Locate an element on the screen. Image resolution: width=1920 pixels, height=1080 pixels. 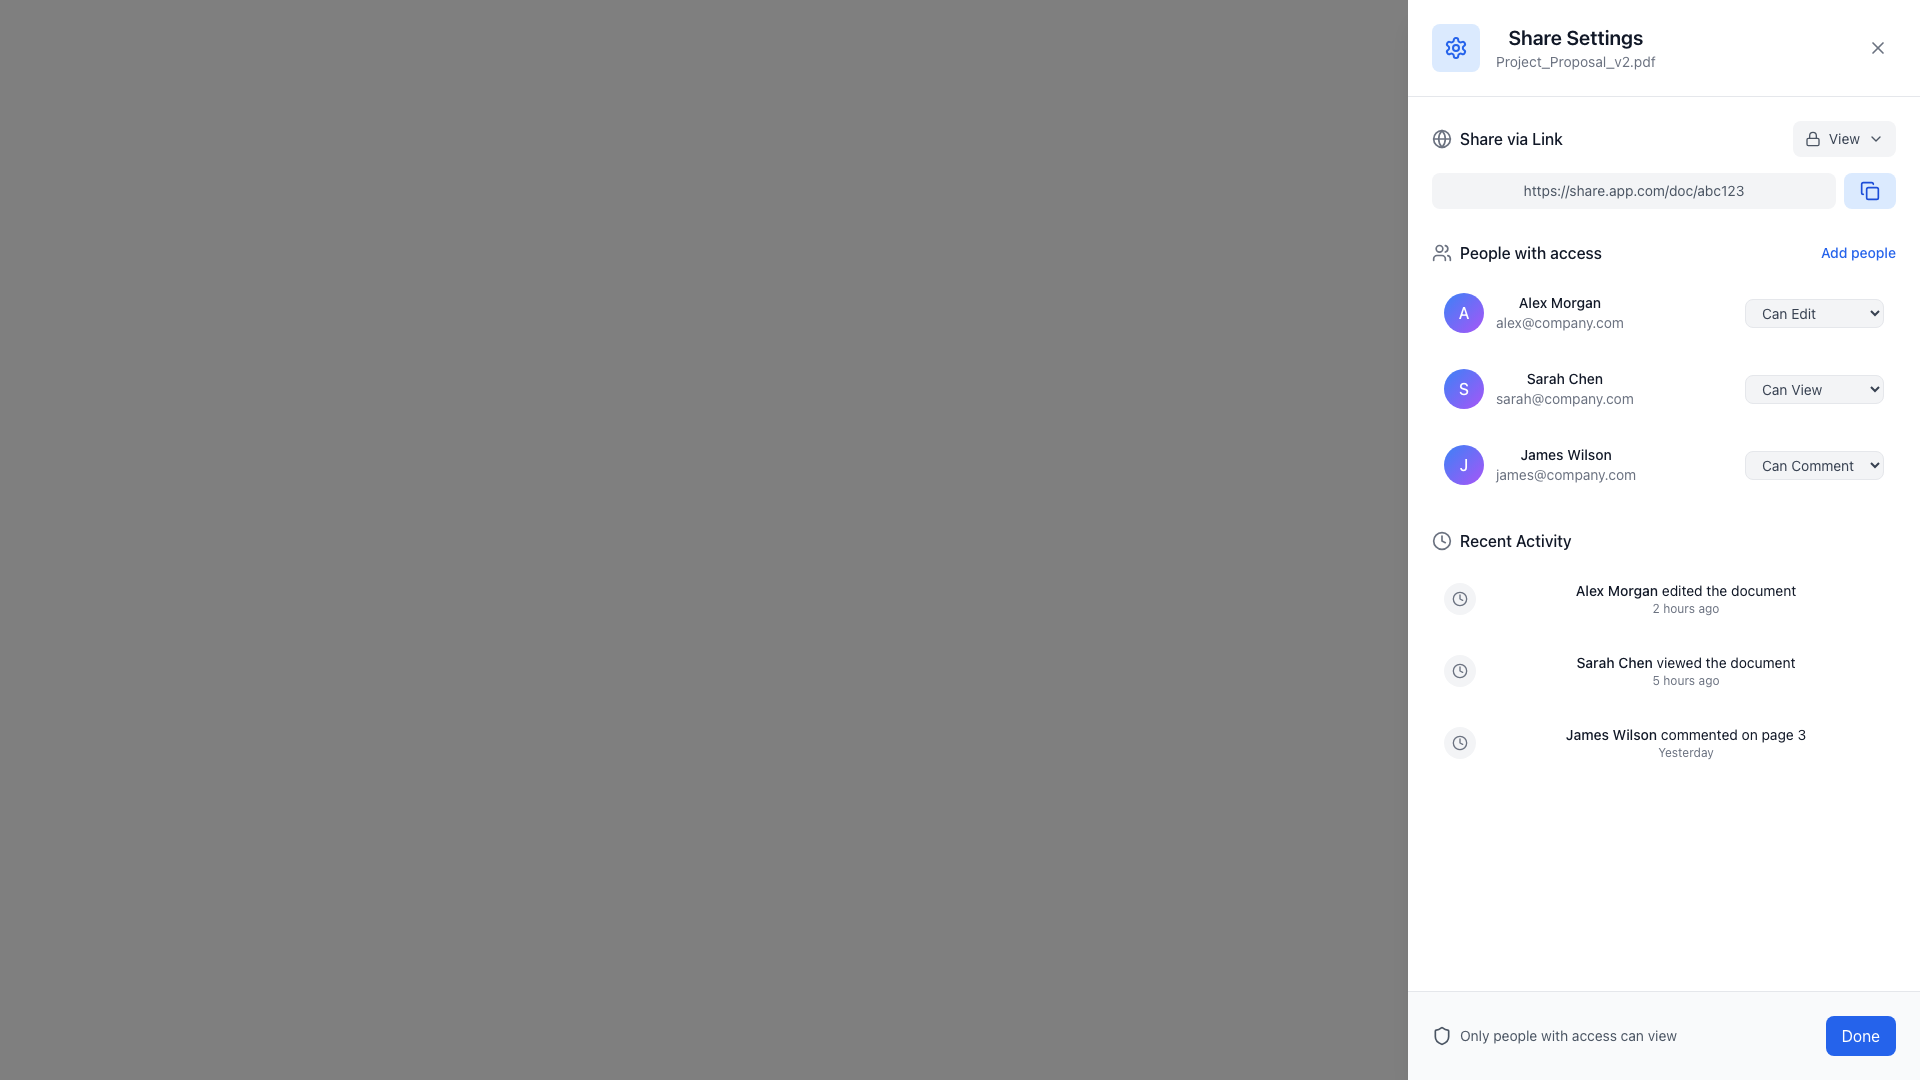
the graphical icon representing 'people' or 'group' located to the left of the text 'People with access' in the sharing settings panel is located at coordinates (1441, 252).